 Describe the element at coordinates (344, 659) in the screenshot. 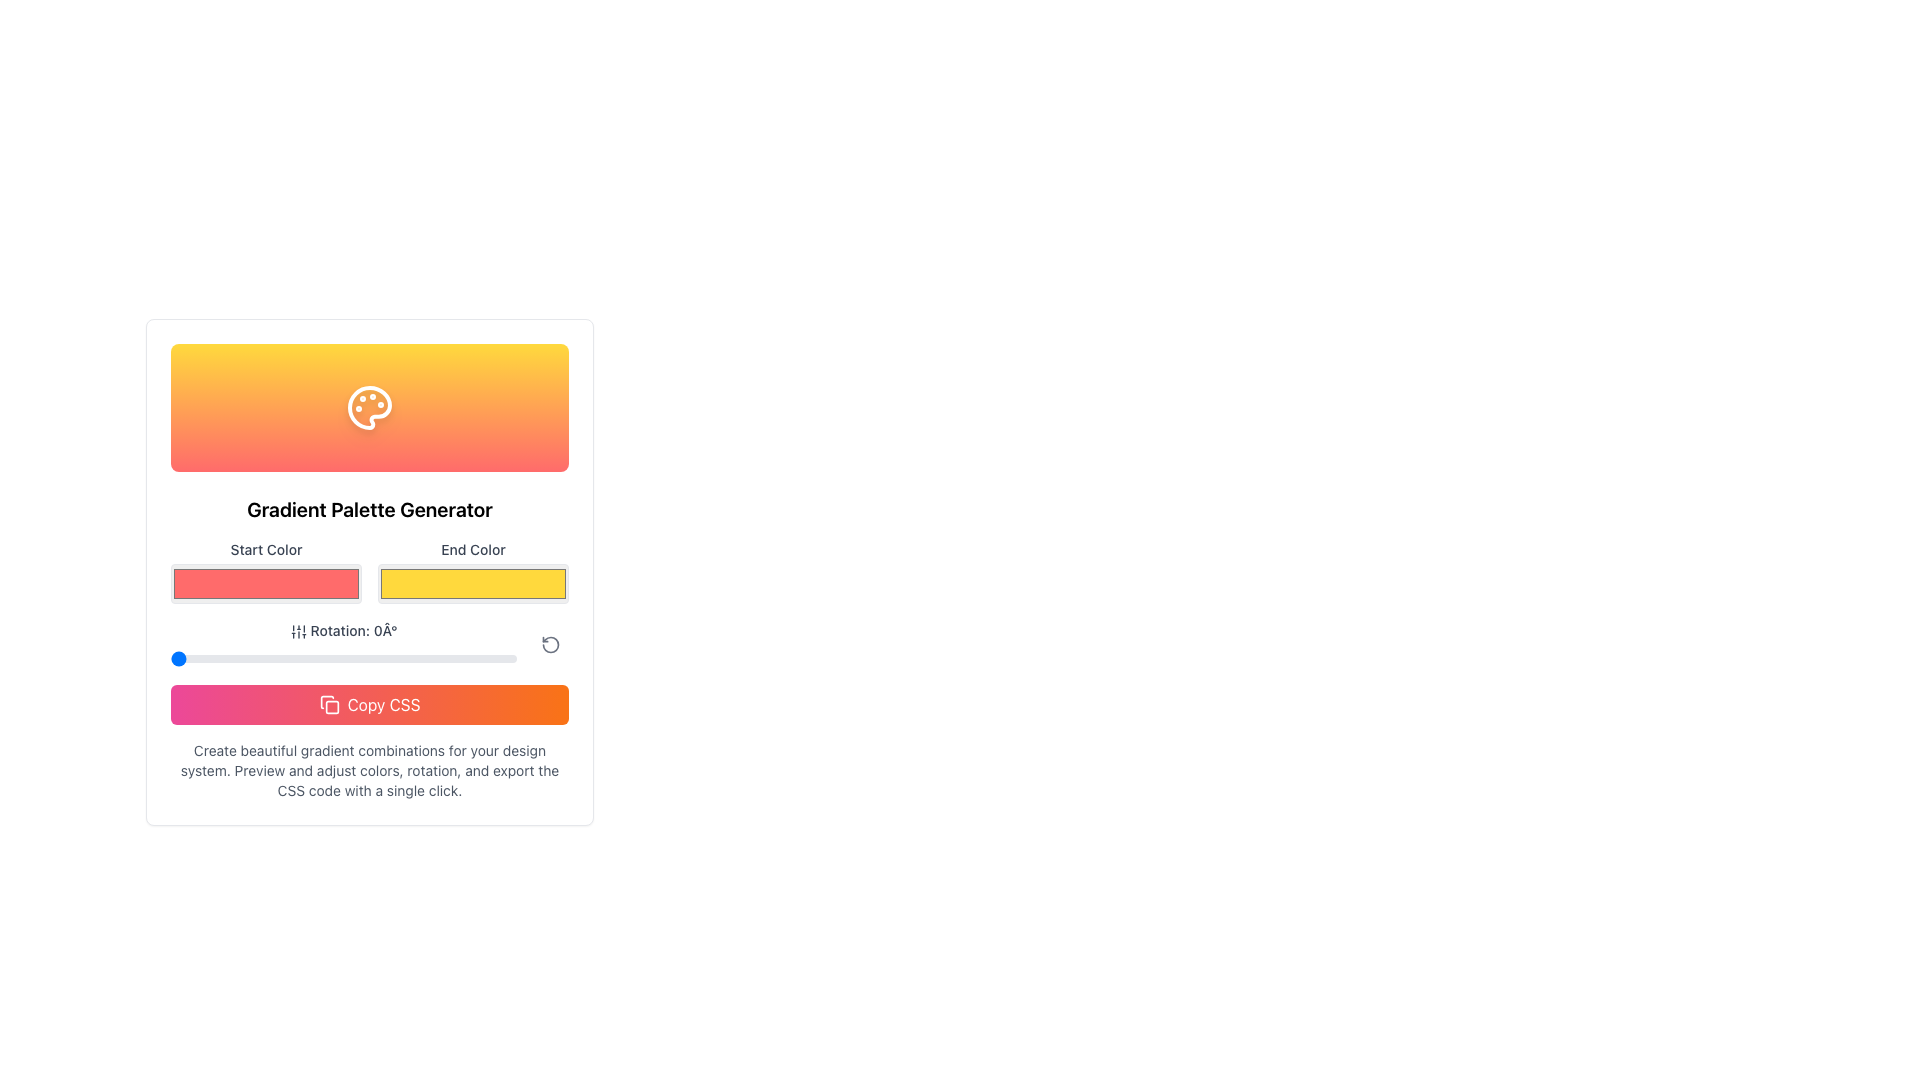

I see `the handle of the horizontal range slider, which is located under the text 'Rotation: 0°'` at that location.